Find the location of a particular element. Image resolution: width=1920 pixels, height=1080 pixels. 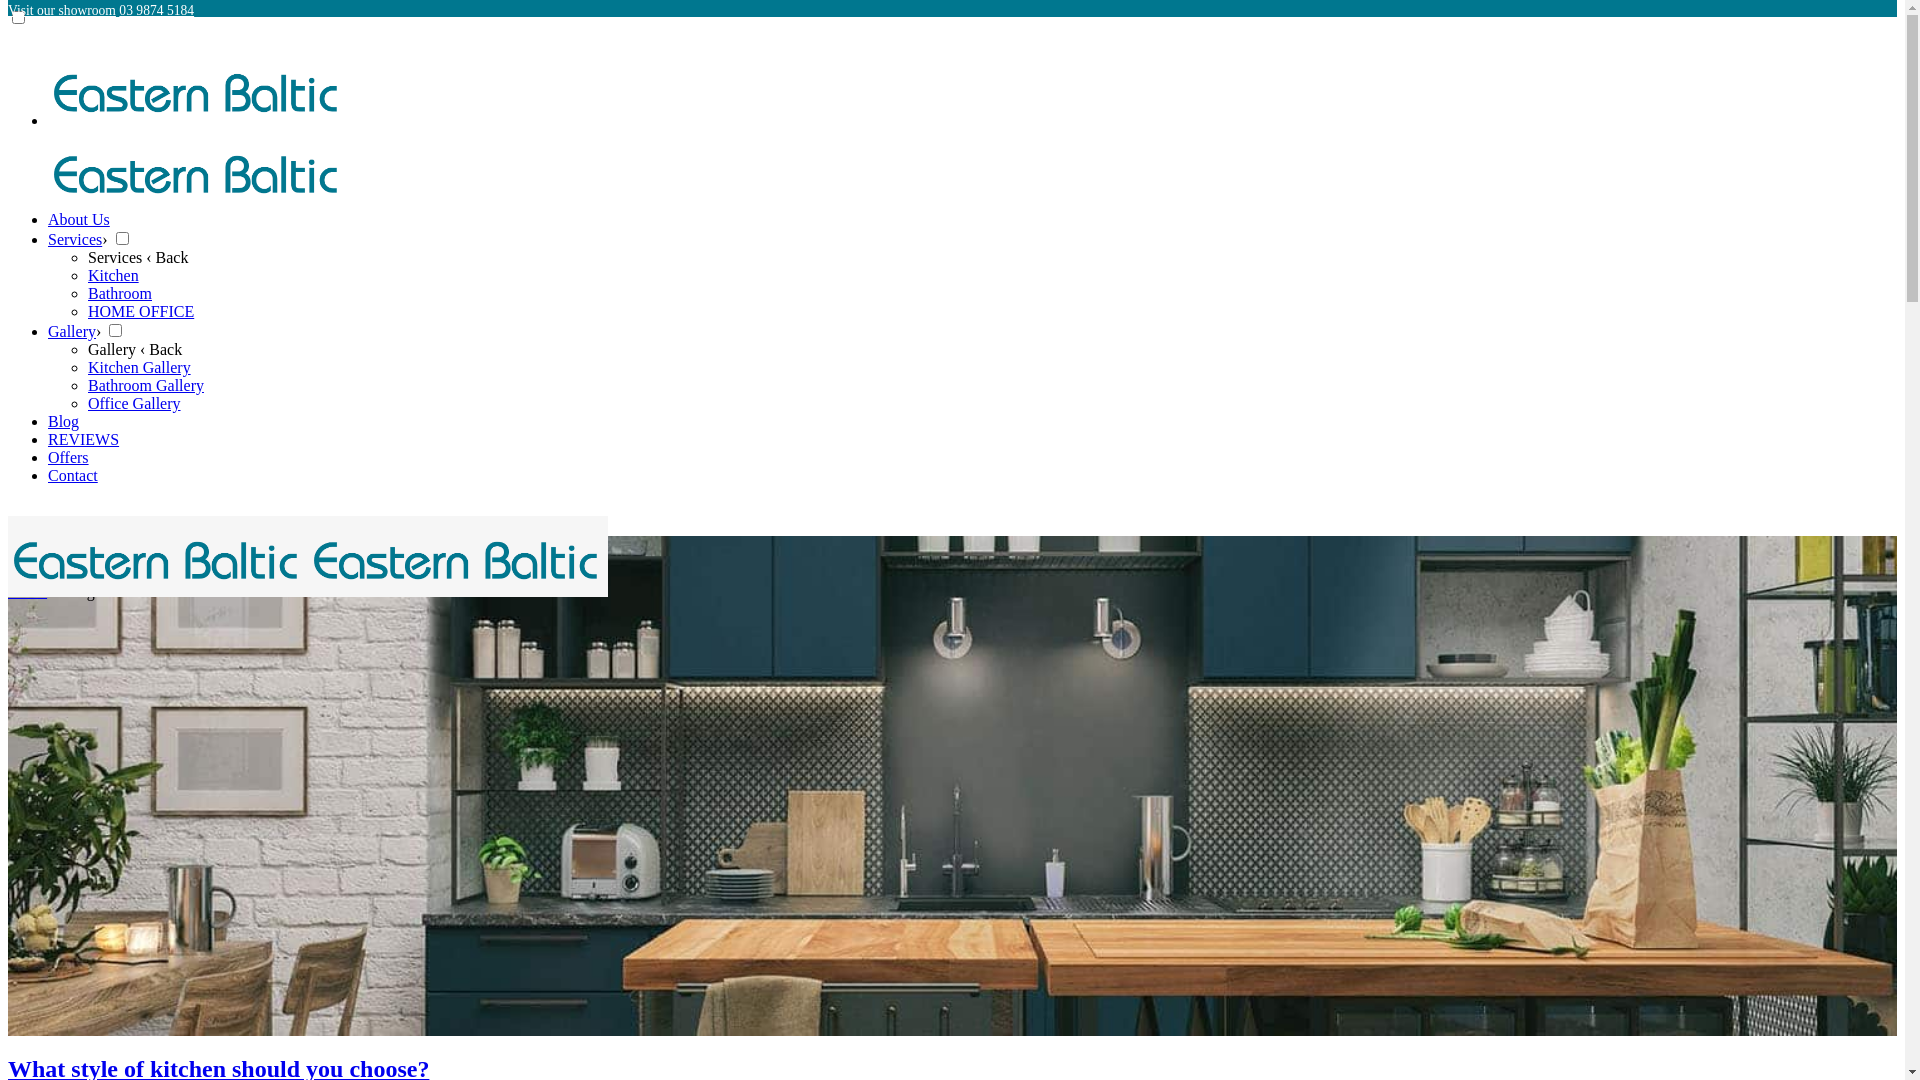

'REVIEWS' is located at coordinates (82, 438).